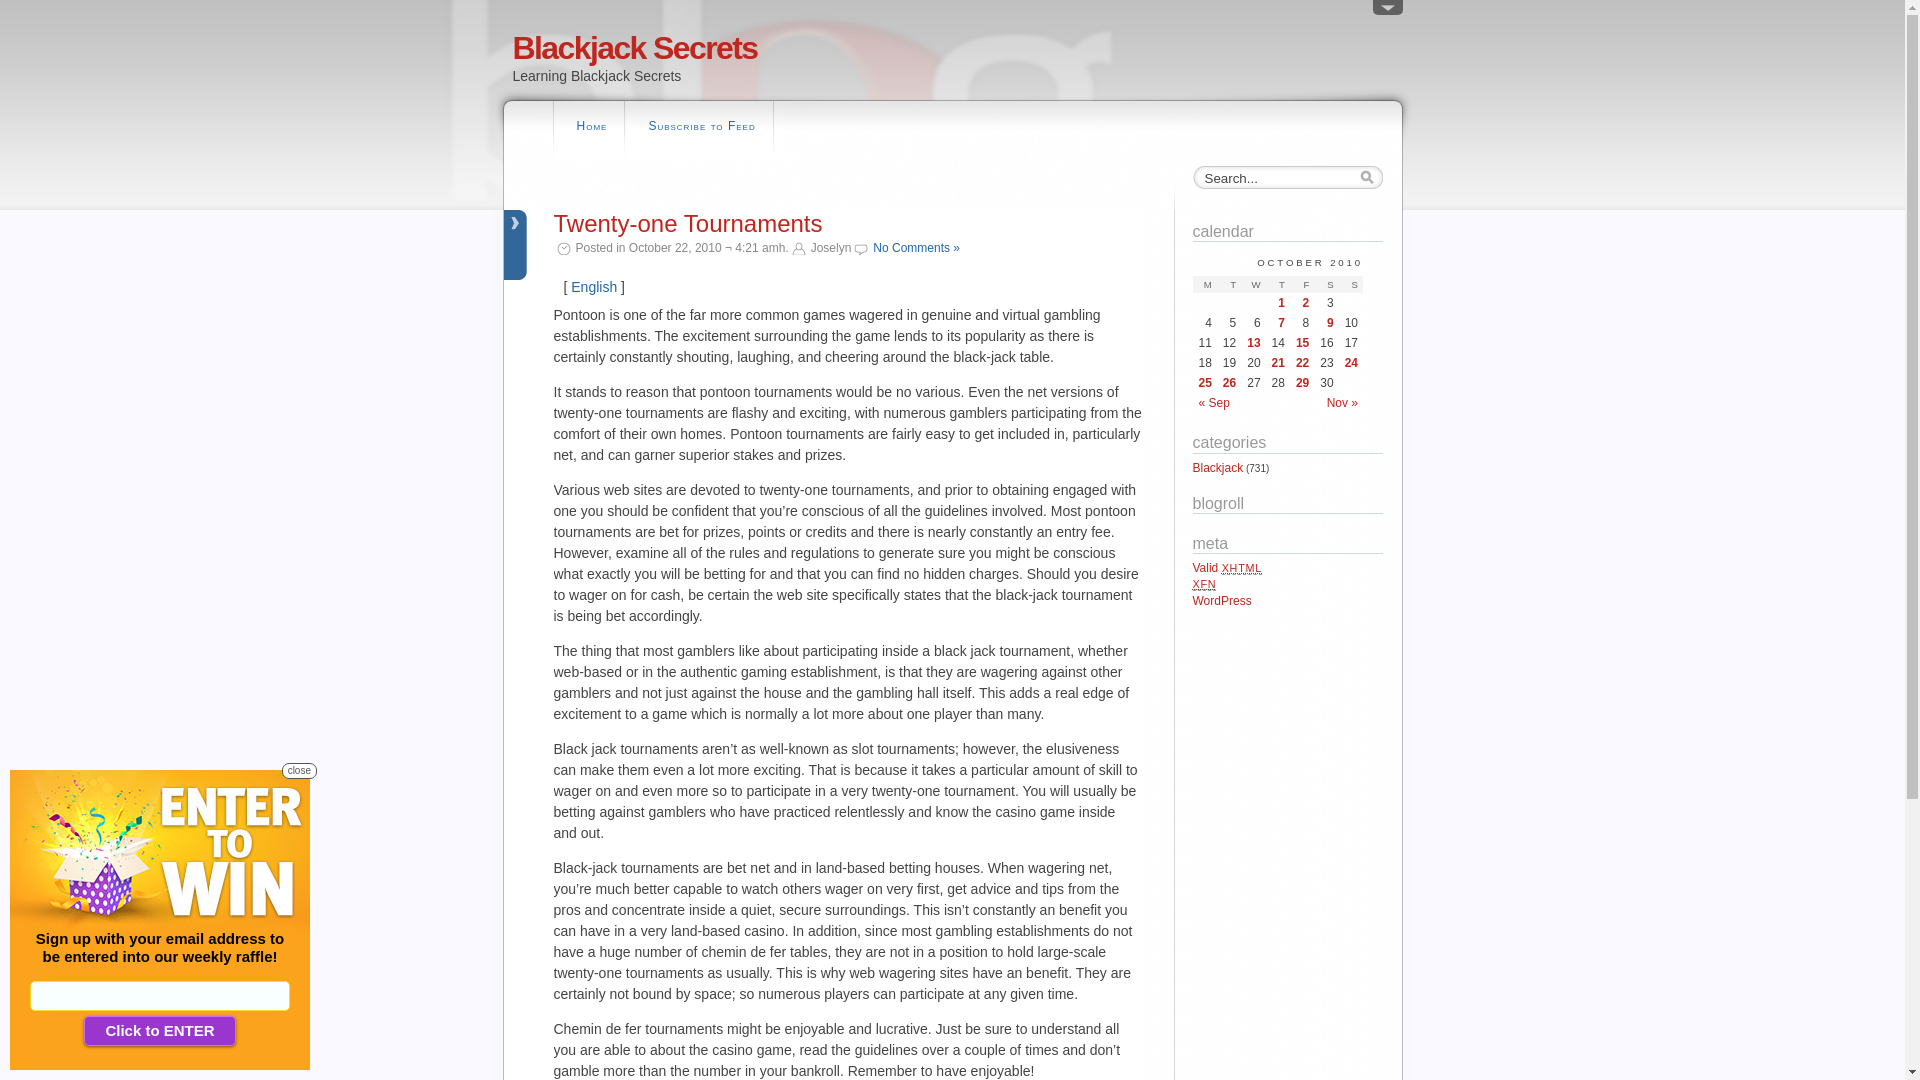 The height and width of the screenshot is (1080, 1920). I want to click on '22', so click(1302, 362).